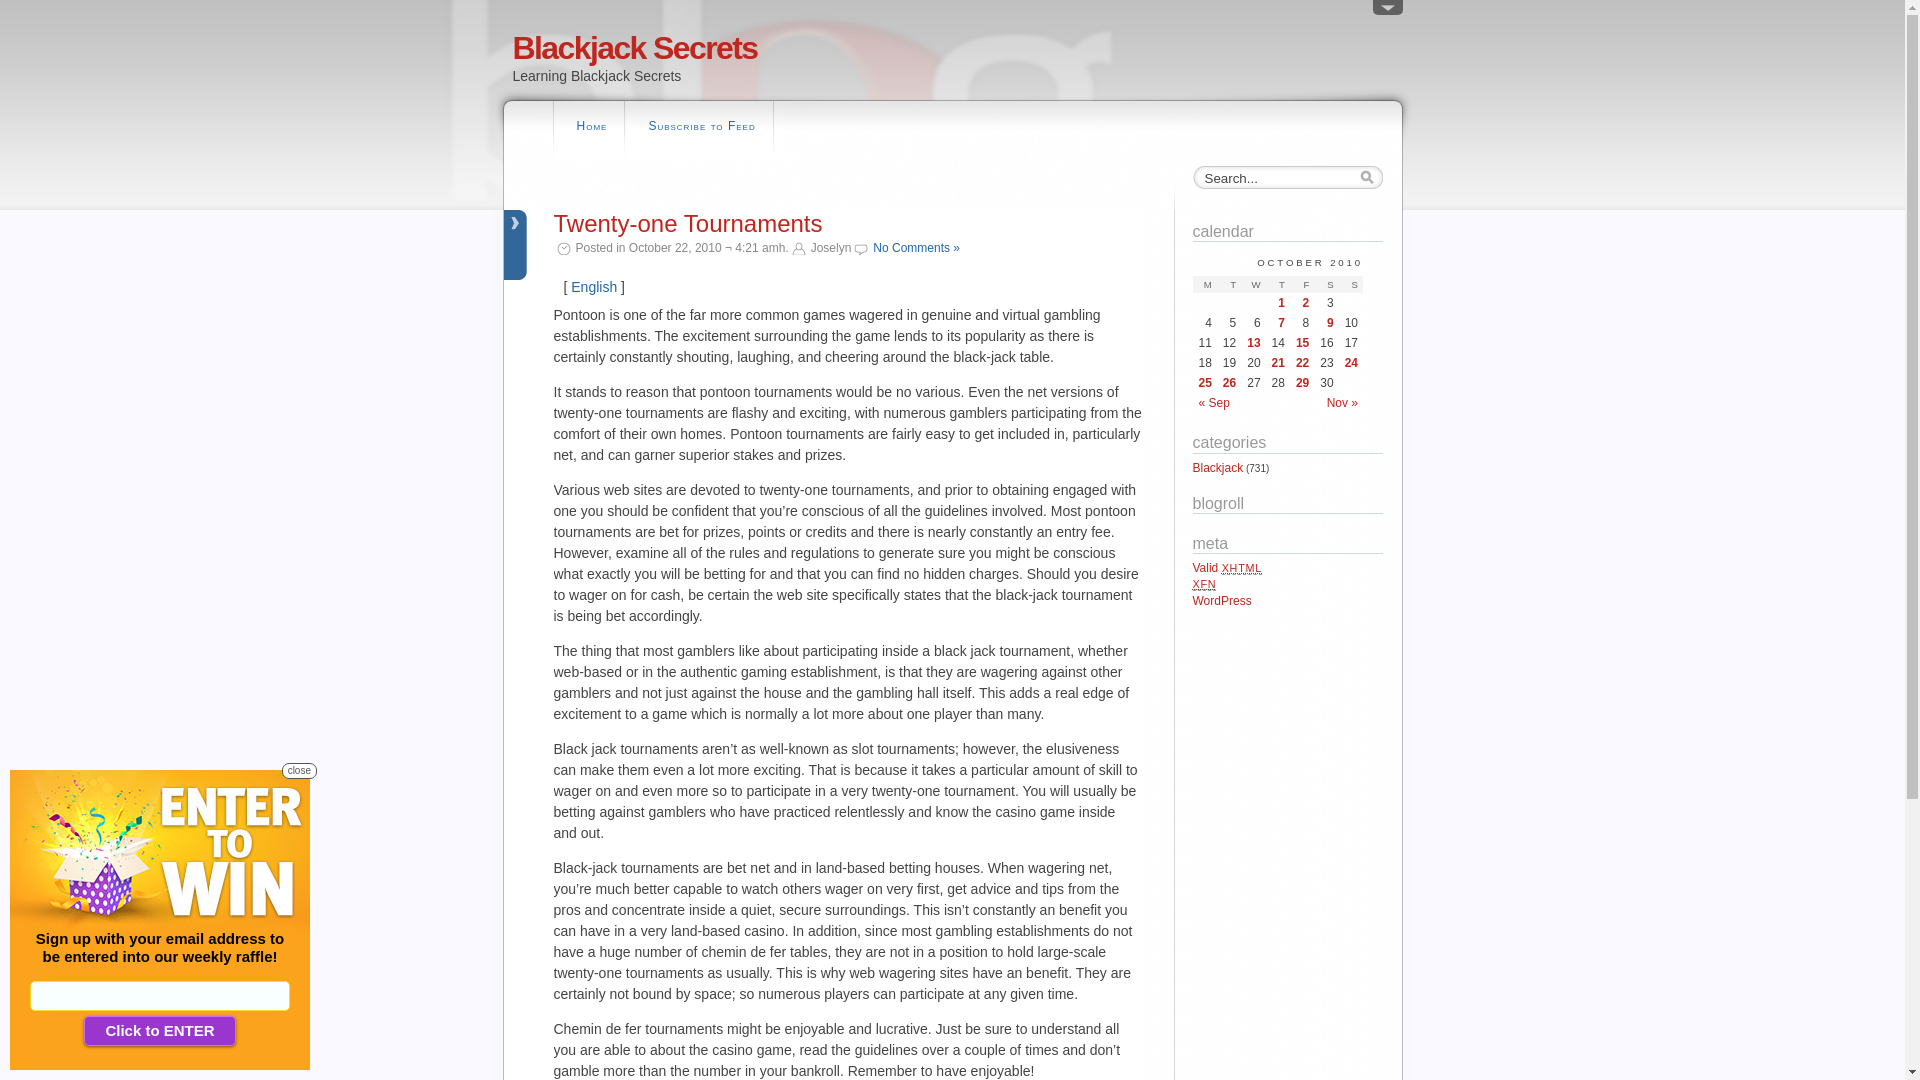 The height and width of the screenshot is (1080, 1920). I want to click on '22', so click(1302, 362).